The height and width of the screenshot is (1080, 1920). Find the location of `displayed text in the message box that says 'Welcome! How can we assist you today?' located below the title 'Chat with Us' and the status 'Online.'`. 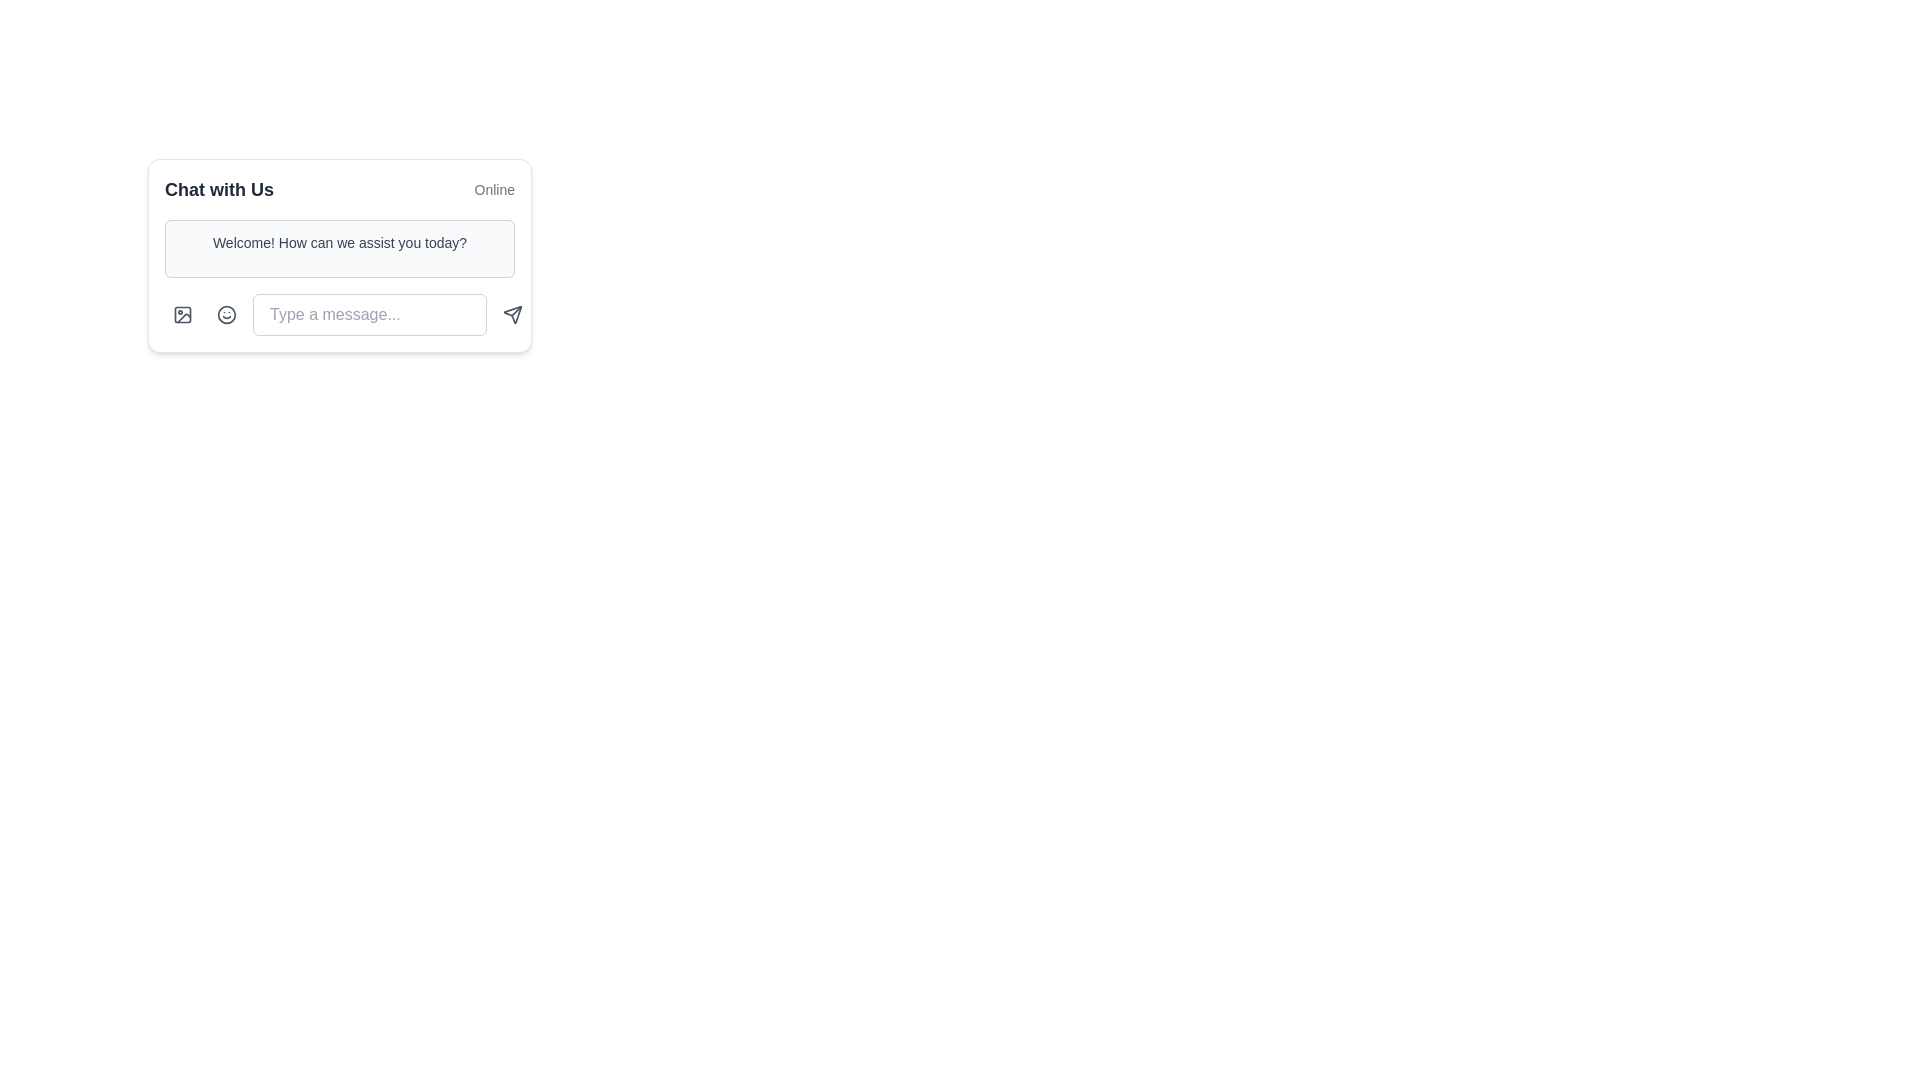

displayed text in the message box that says 'Welcome! How can we assist you today?' located below the title 'Chat with Us' and the status 'Online.' is located at coordinates (340, 248).